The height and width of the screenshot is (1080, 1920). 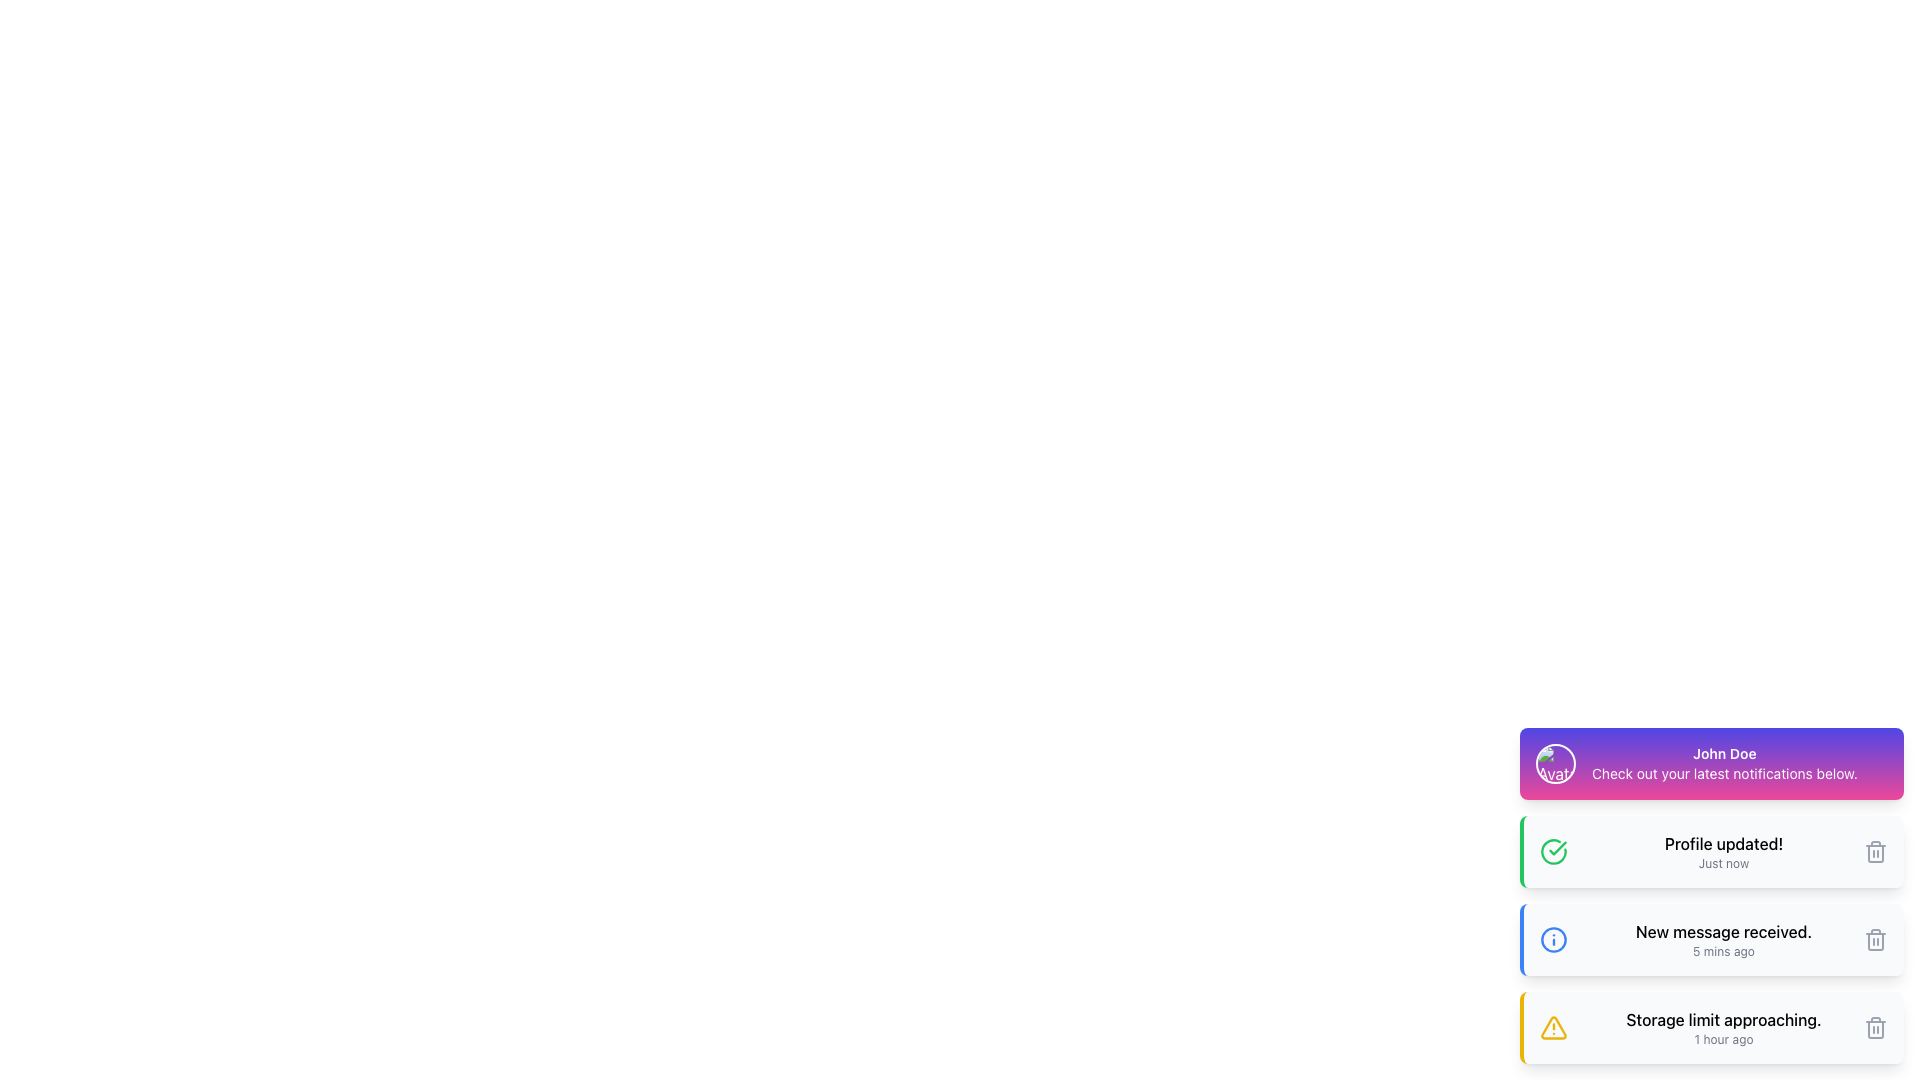 I want to click on the green circular checkmark icon located in the first notification card under the main notification section, adjacent to the text 'Profile updated!', so click(x=1553, y=852).